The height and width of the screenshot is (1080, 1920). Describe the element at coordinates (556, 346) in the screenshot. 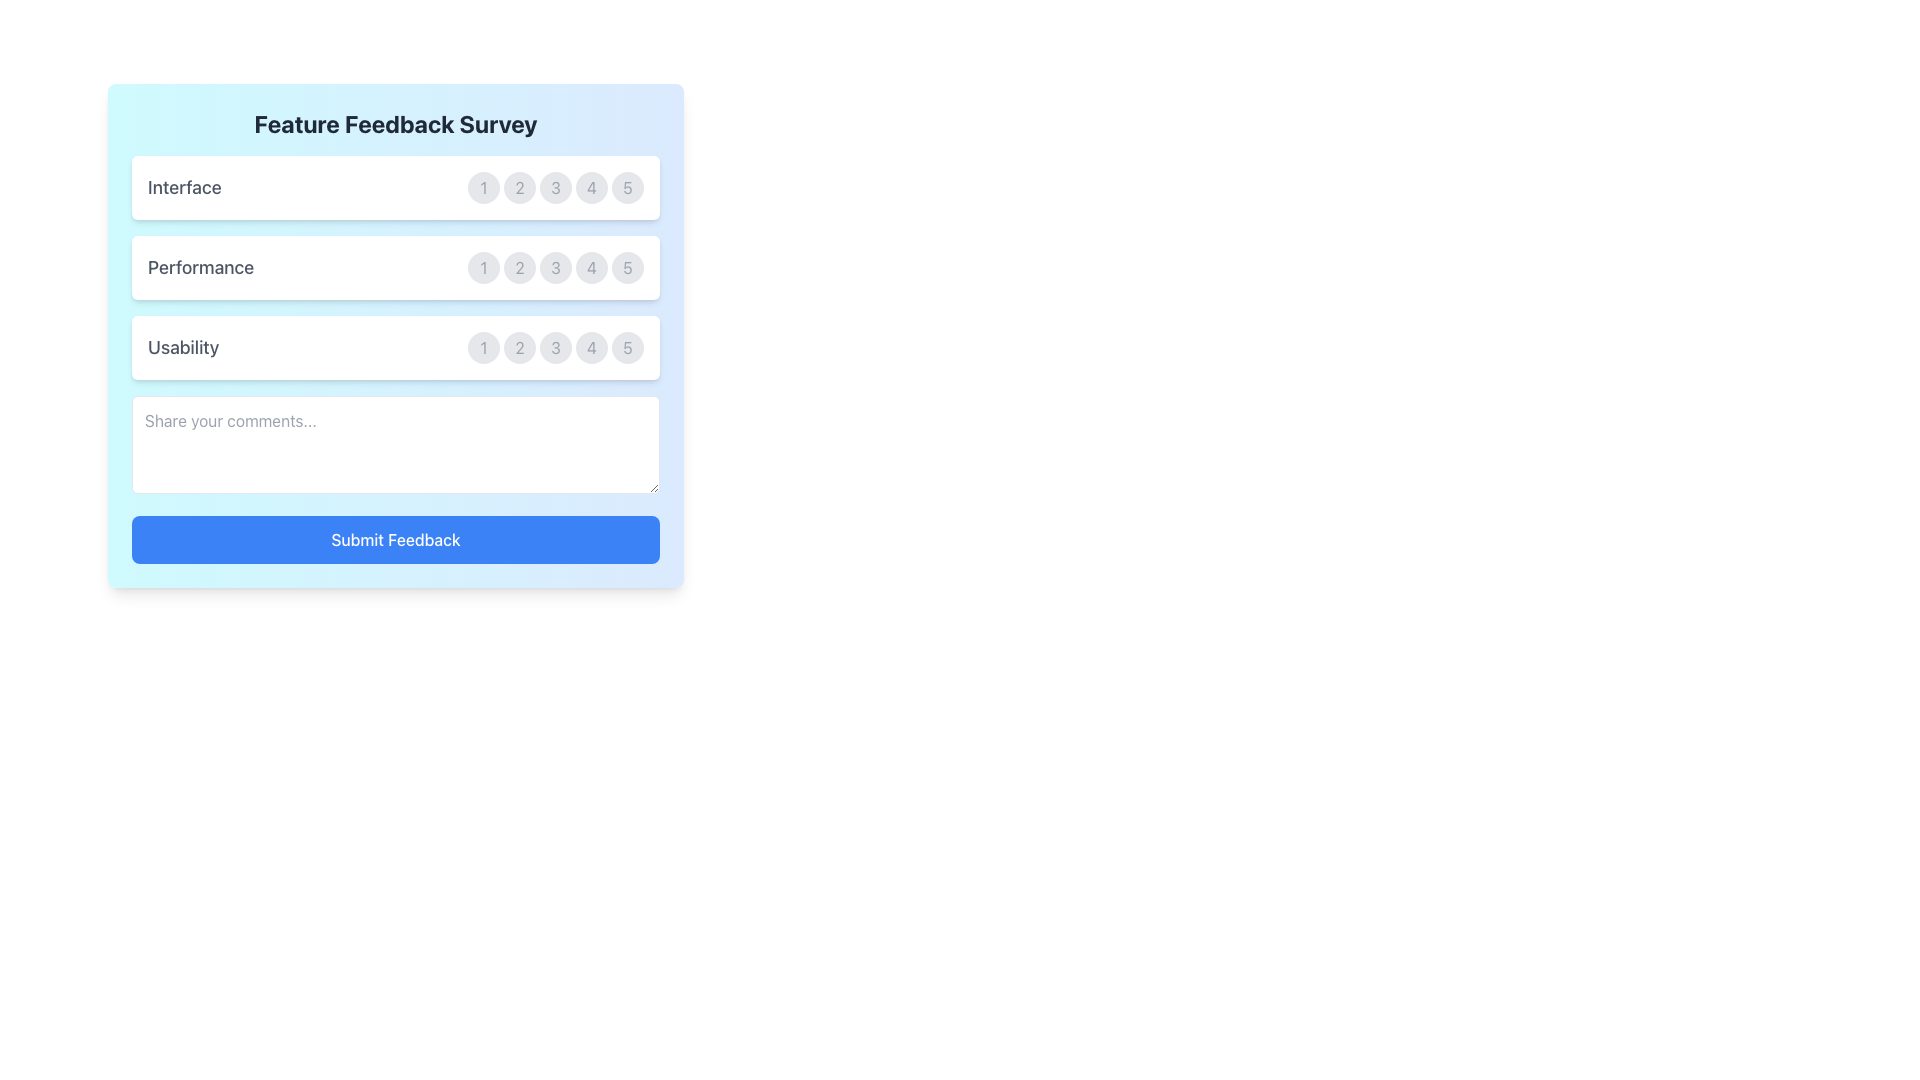

I see `the third button labeled 'Usability' in the feedback survey` at that location.